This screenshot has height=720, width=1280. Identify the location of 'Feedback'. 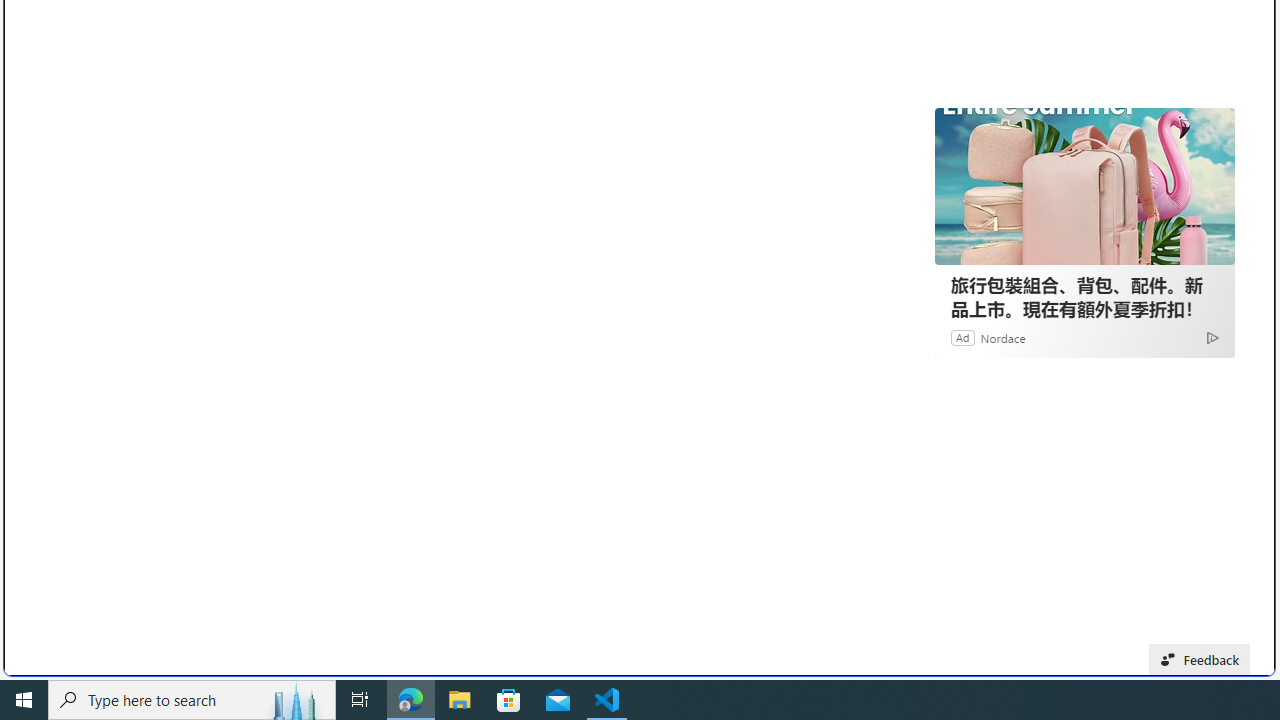
(1200, 659).